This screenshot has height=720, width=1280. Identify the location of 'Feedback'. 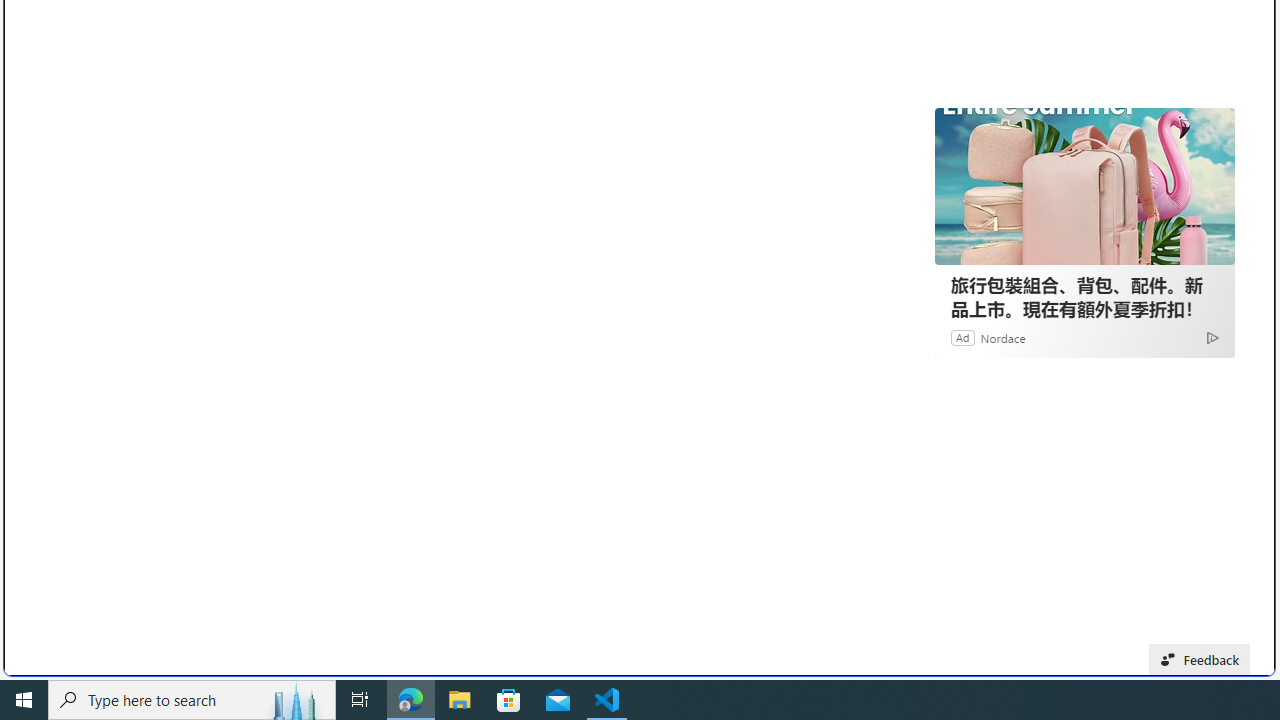
(1200, 659).